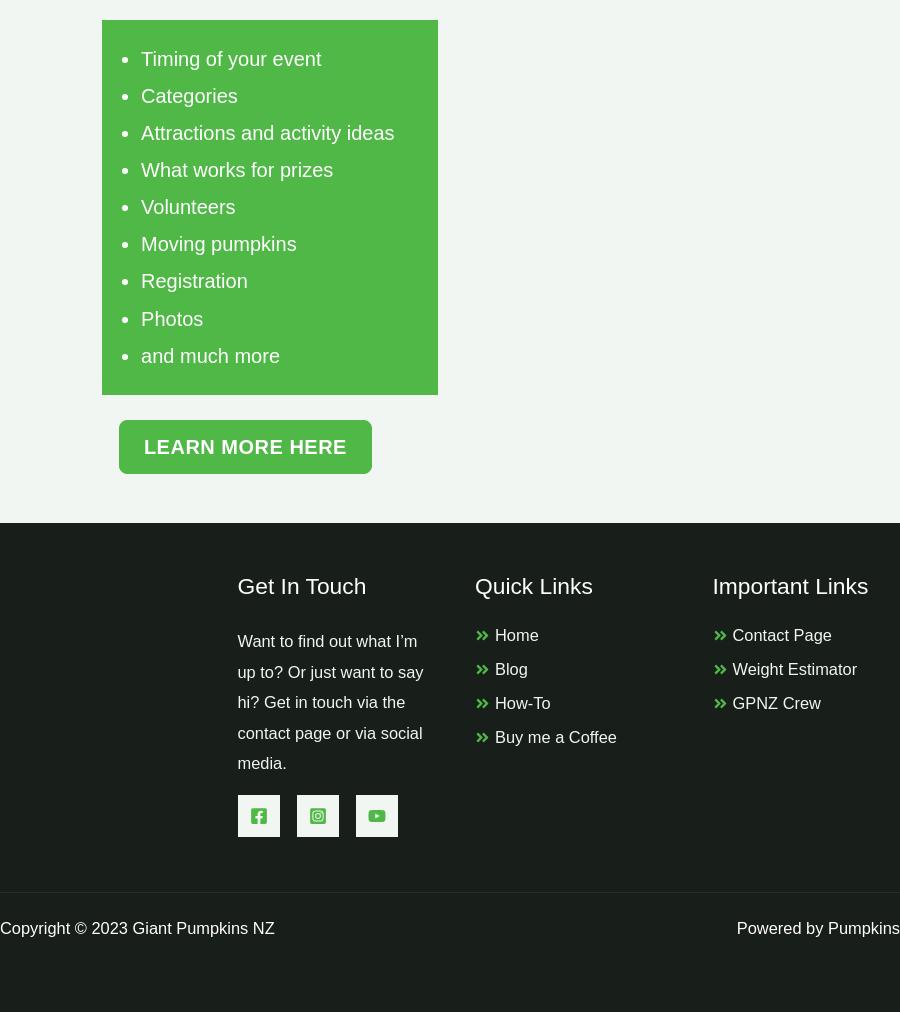 The width and height of the screenshot is (900, 1012). Describe the element at coordinates (780, 635) in the screenshot. I see `'Contact Page'` at that location.